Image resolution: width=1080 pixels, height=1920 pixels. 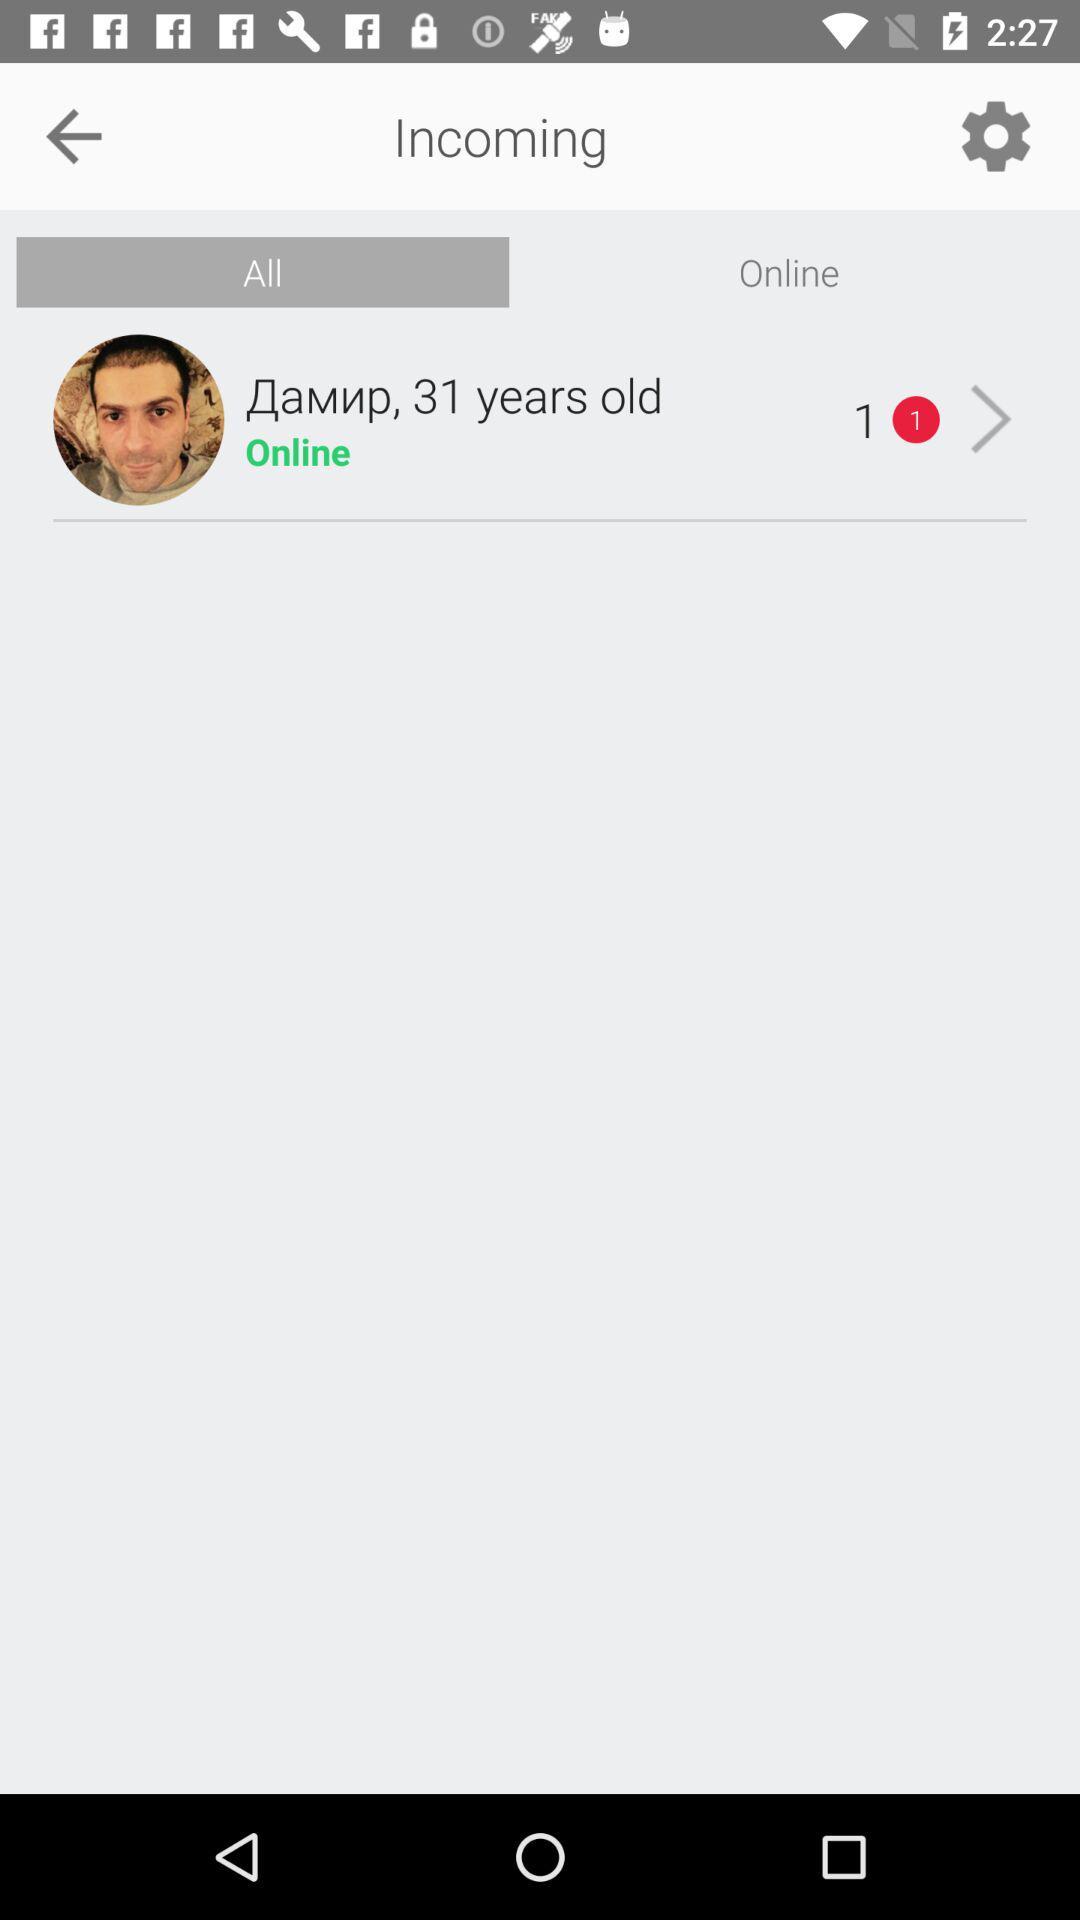 I want to click on the item to the right of the 1 item, so click(x=991, y=418).